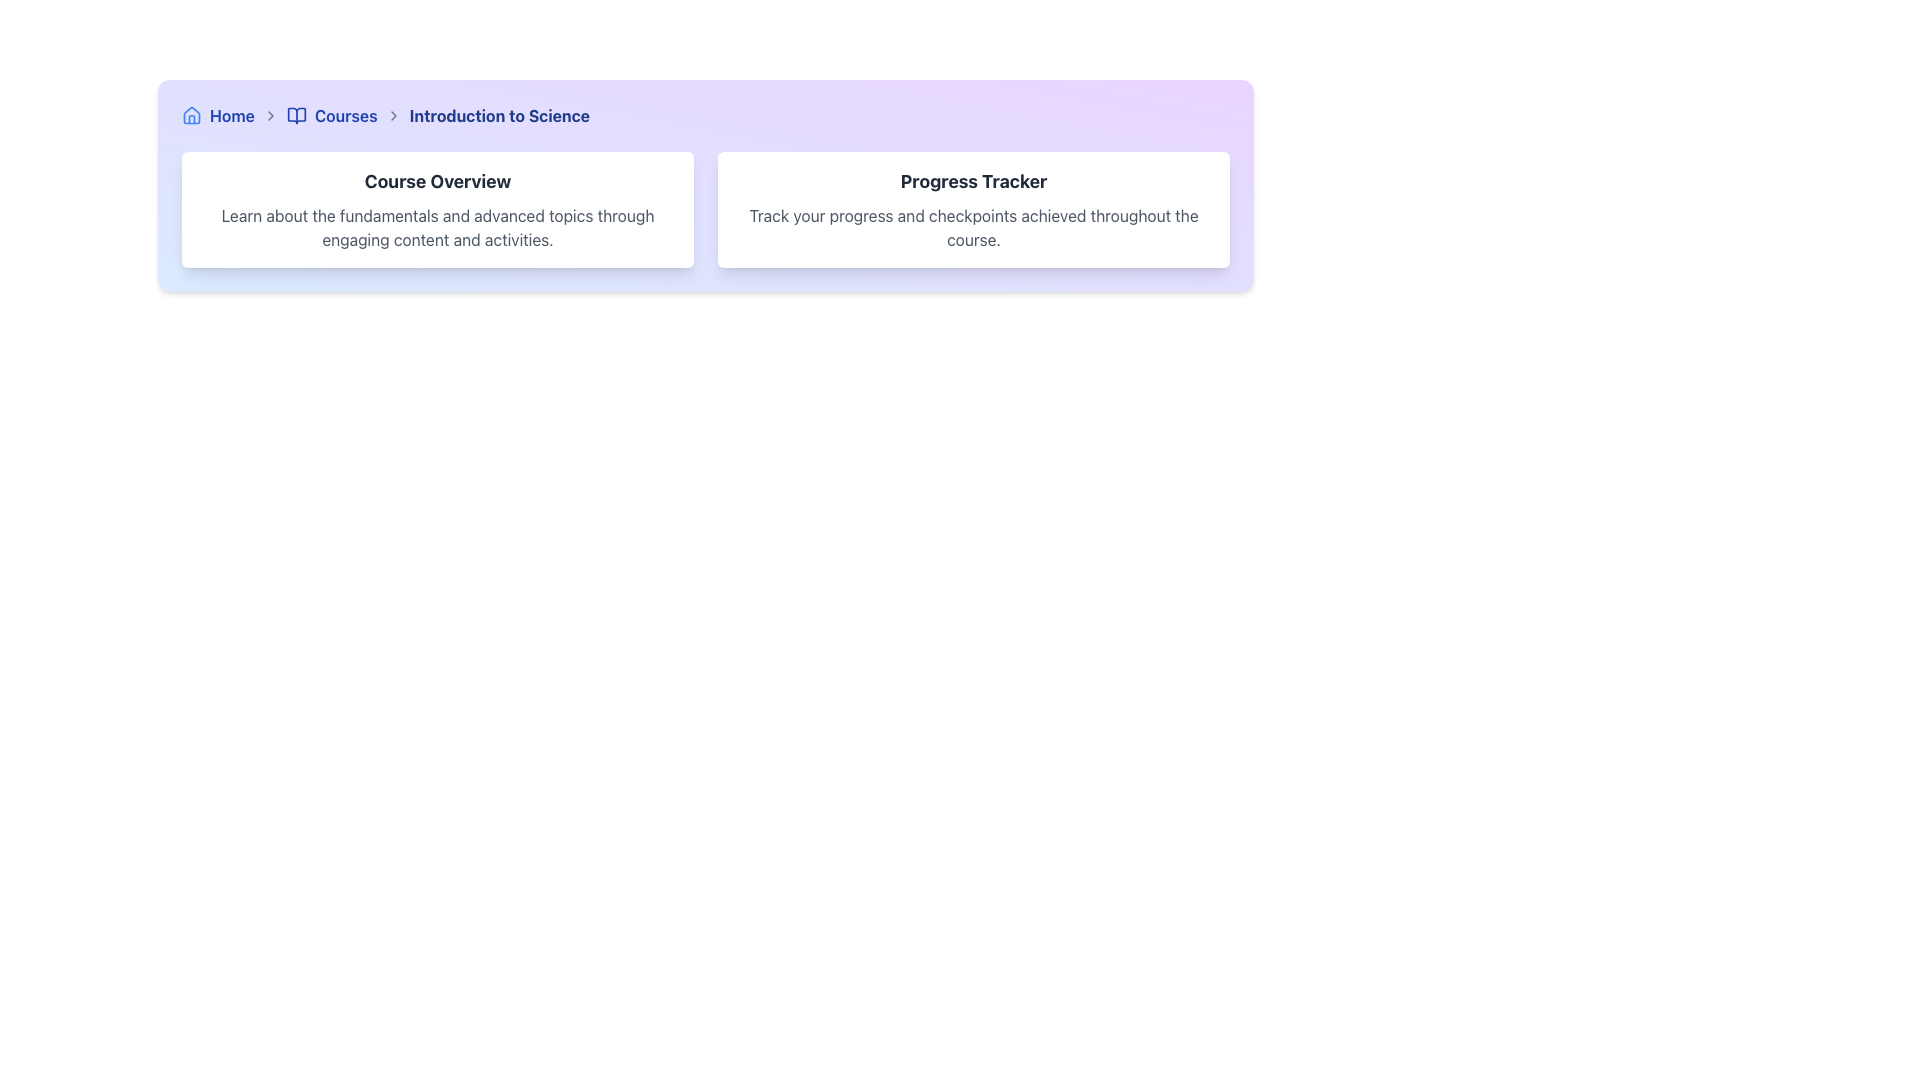  What do you see at coordinates (332, 115) in the screenshot?
I see `the second breadcrumb link in the navigation bar` at bounding box center [332, 115].